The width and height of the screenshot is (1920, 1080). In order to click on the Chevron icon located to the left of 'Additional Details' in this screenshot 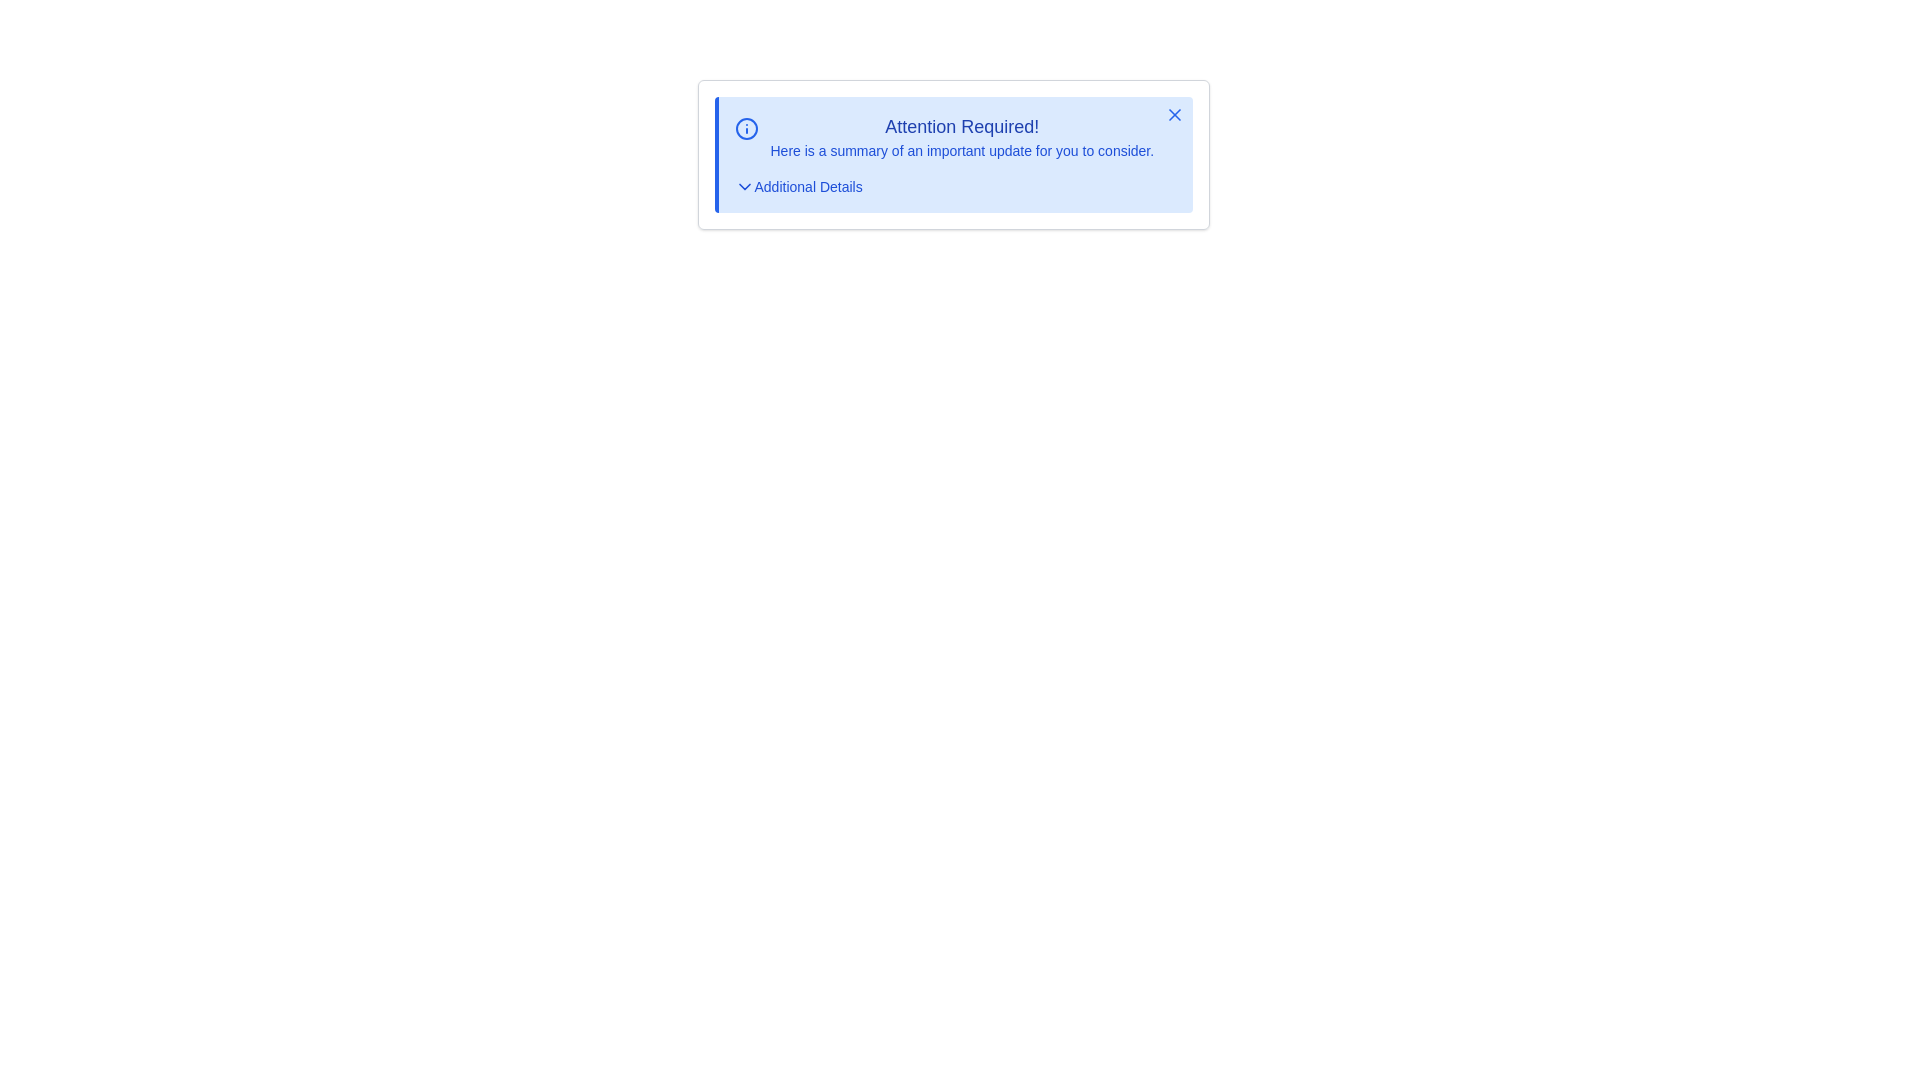, I will do `click(743, 186)`.